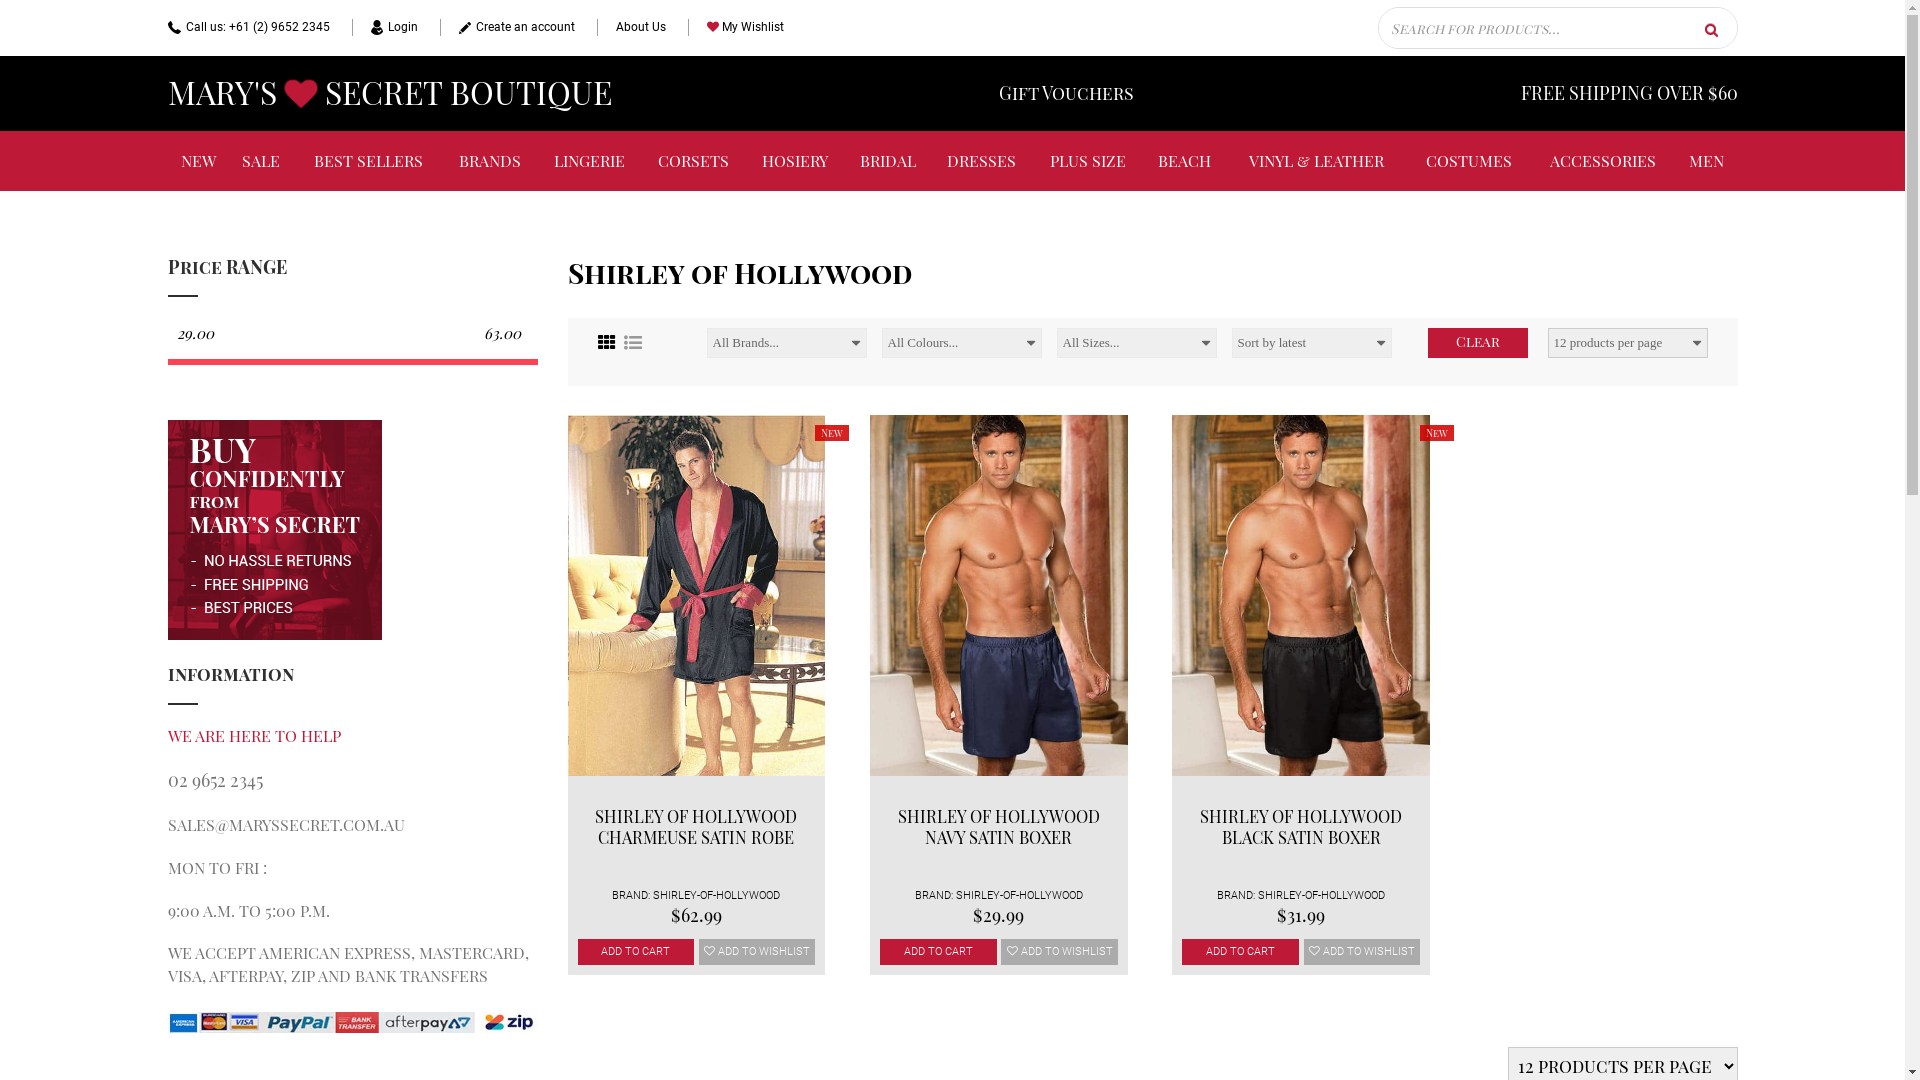  What do you see at coordinates (198, 160) in the screenshot?
I see `'NEW'` at bounding box center [198, 160].